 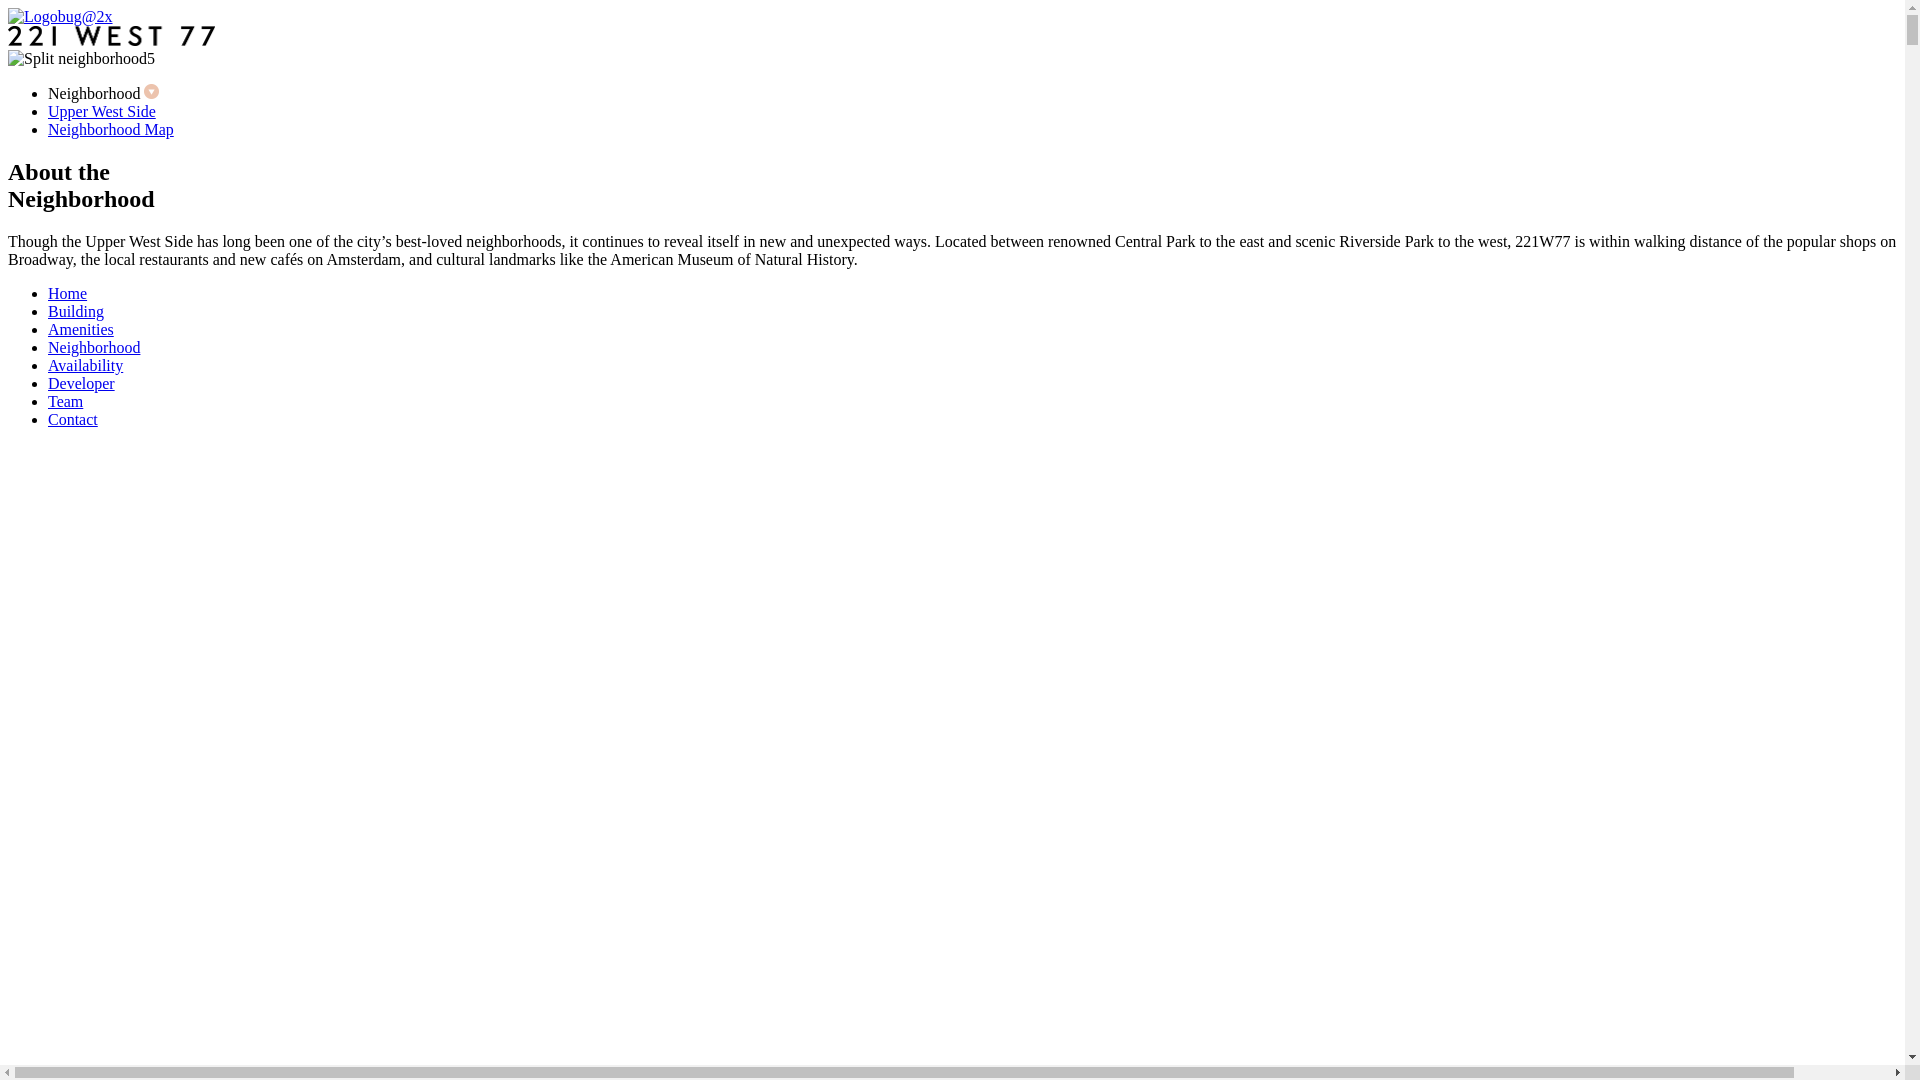 What do you see at coordinates (80, 328) in the screenshot?
I see `'Amenities'` at bounding box center [80, 328].